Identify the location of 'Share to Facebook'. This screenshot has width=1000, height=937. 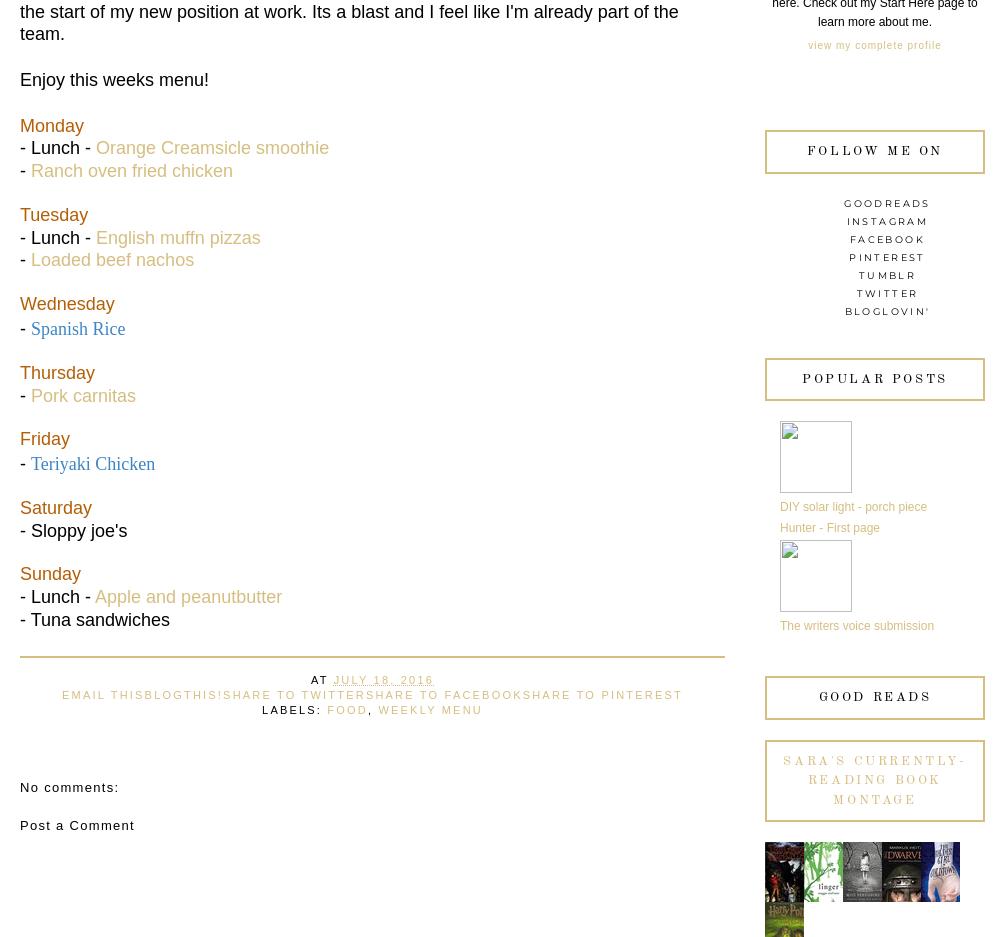
(442, 694).